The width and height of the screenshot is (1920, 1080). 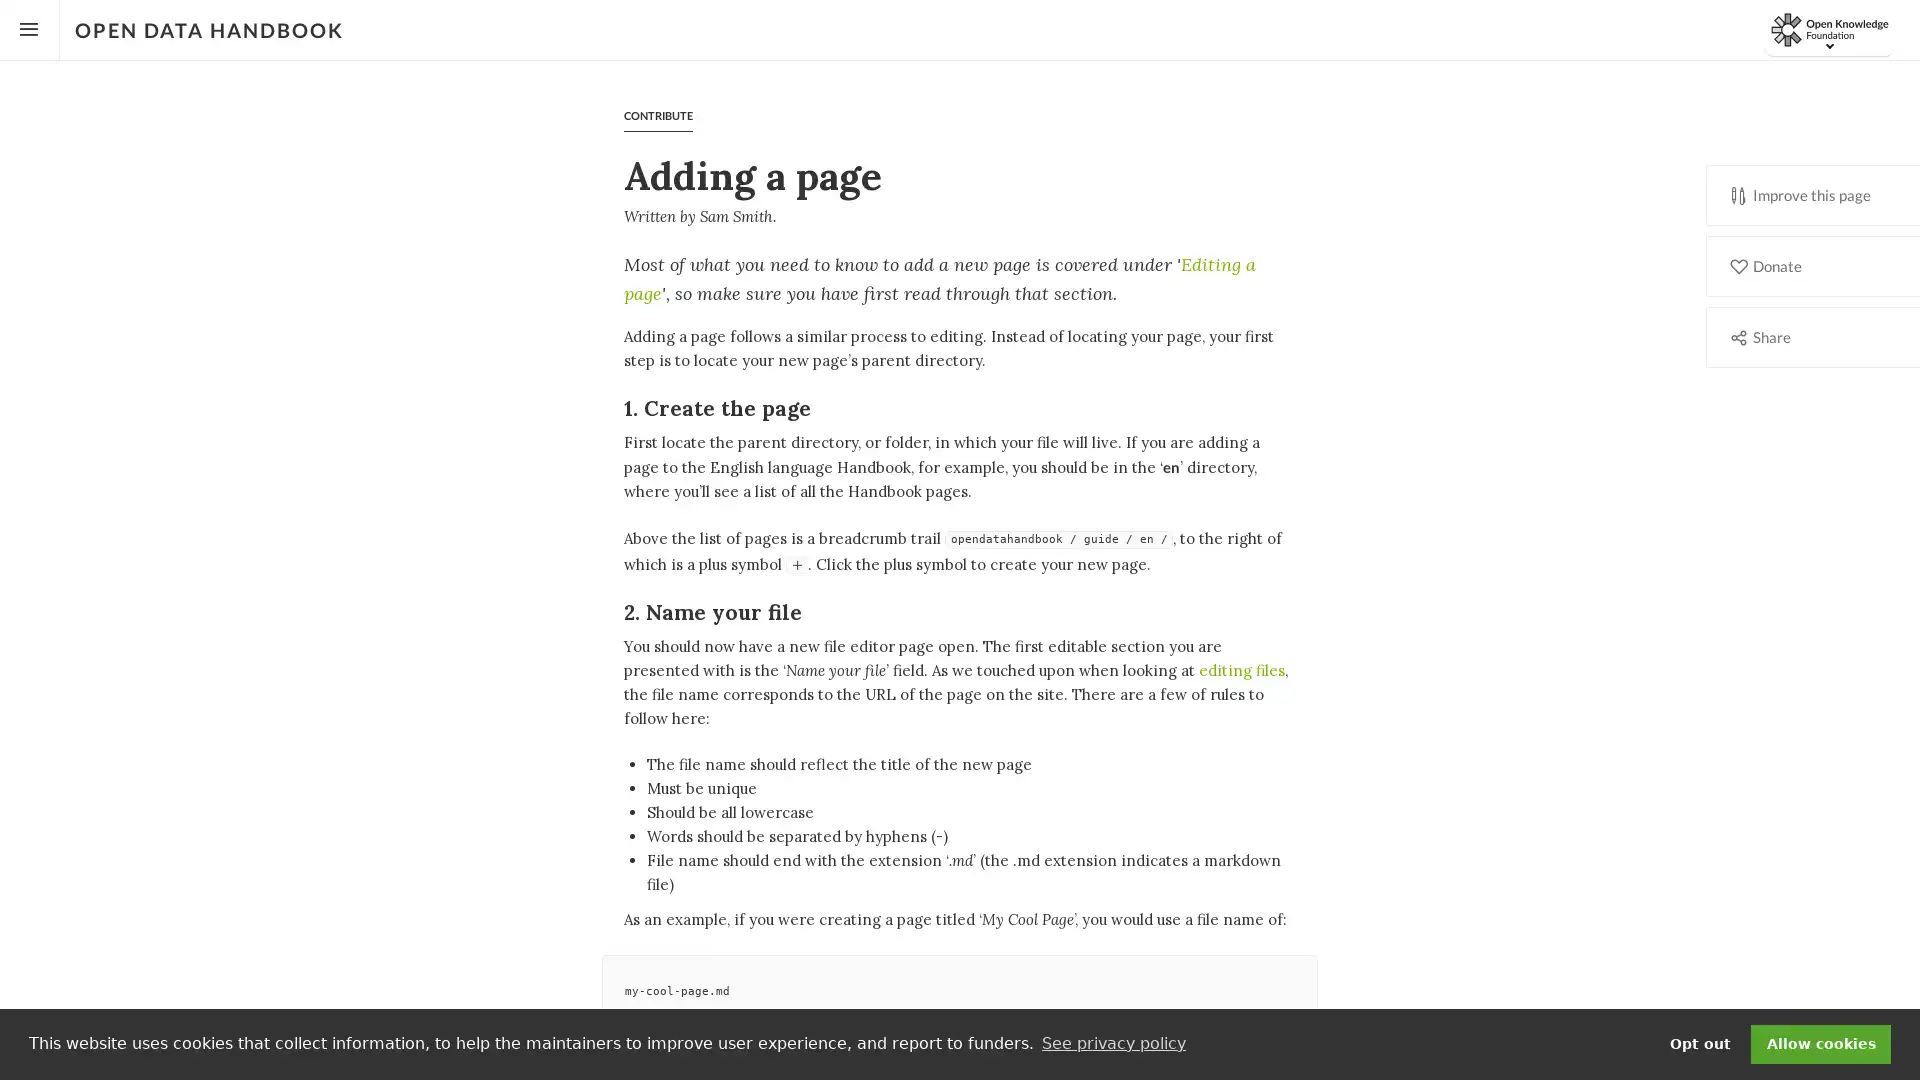 I want to click on learn more about cookies, so click(x=1112, y=1043).